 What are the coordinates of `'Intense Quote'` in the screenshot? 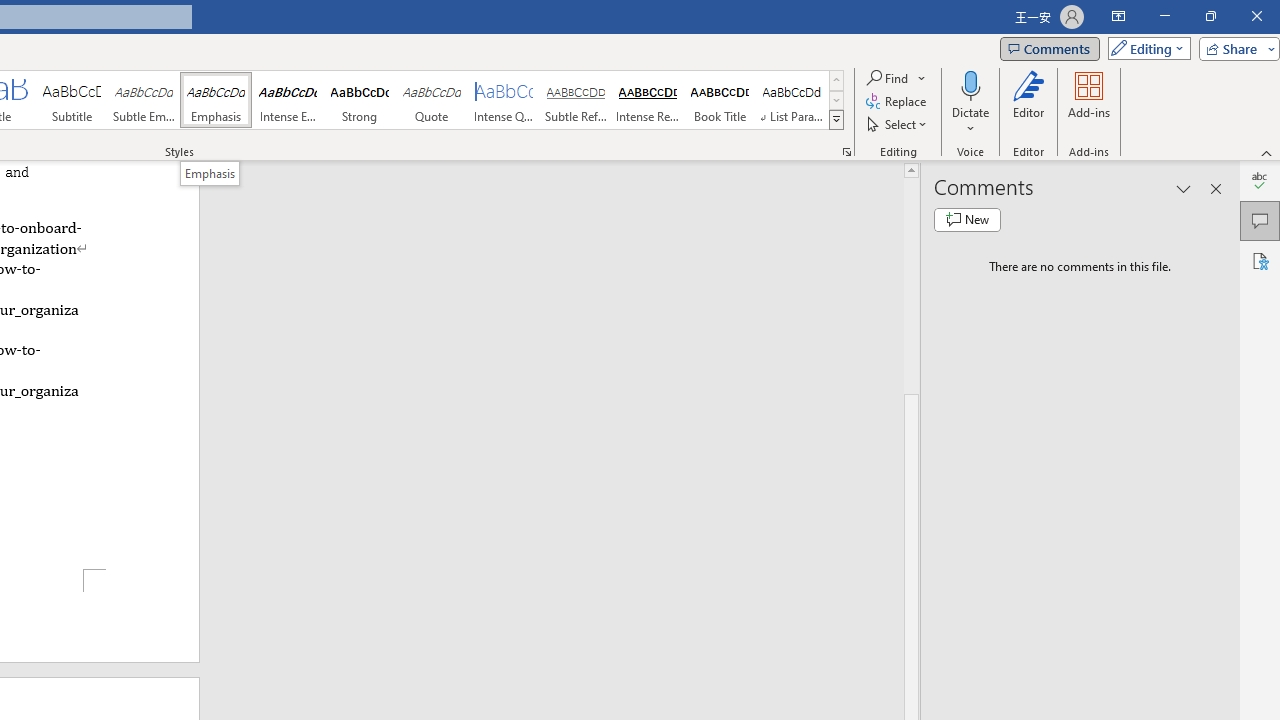 It's located at (504, 100).